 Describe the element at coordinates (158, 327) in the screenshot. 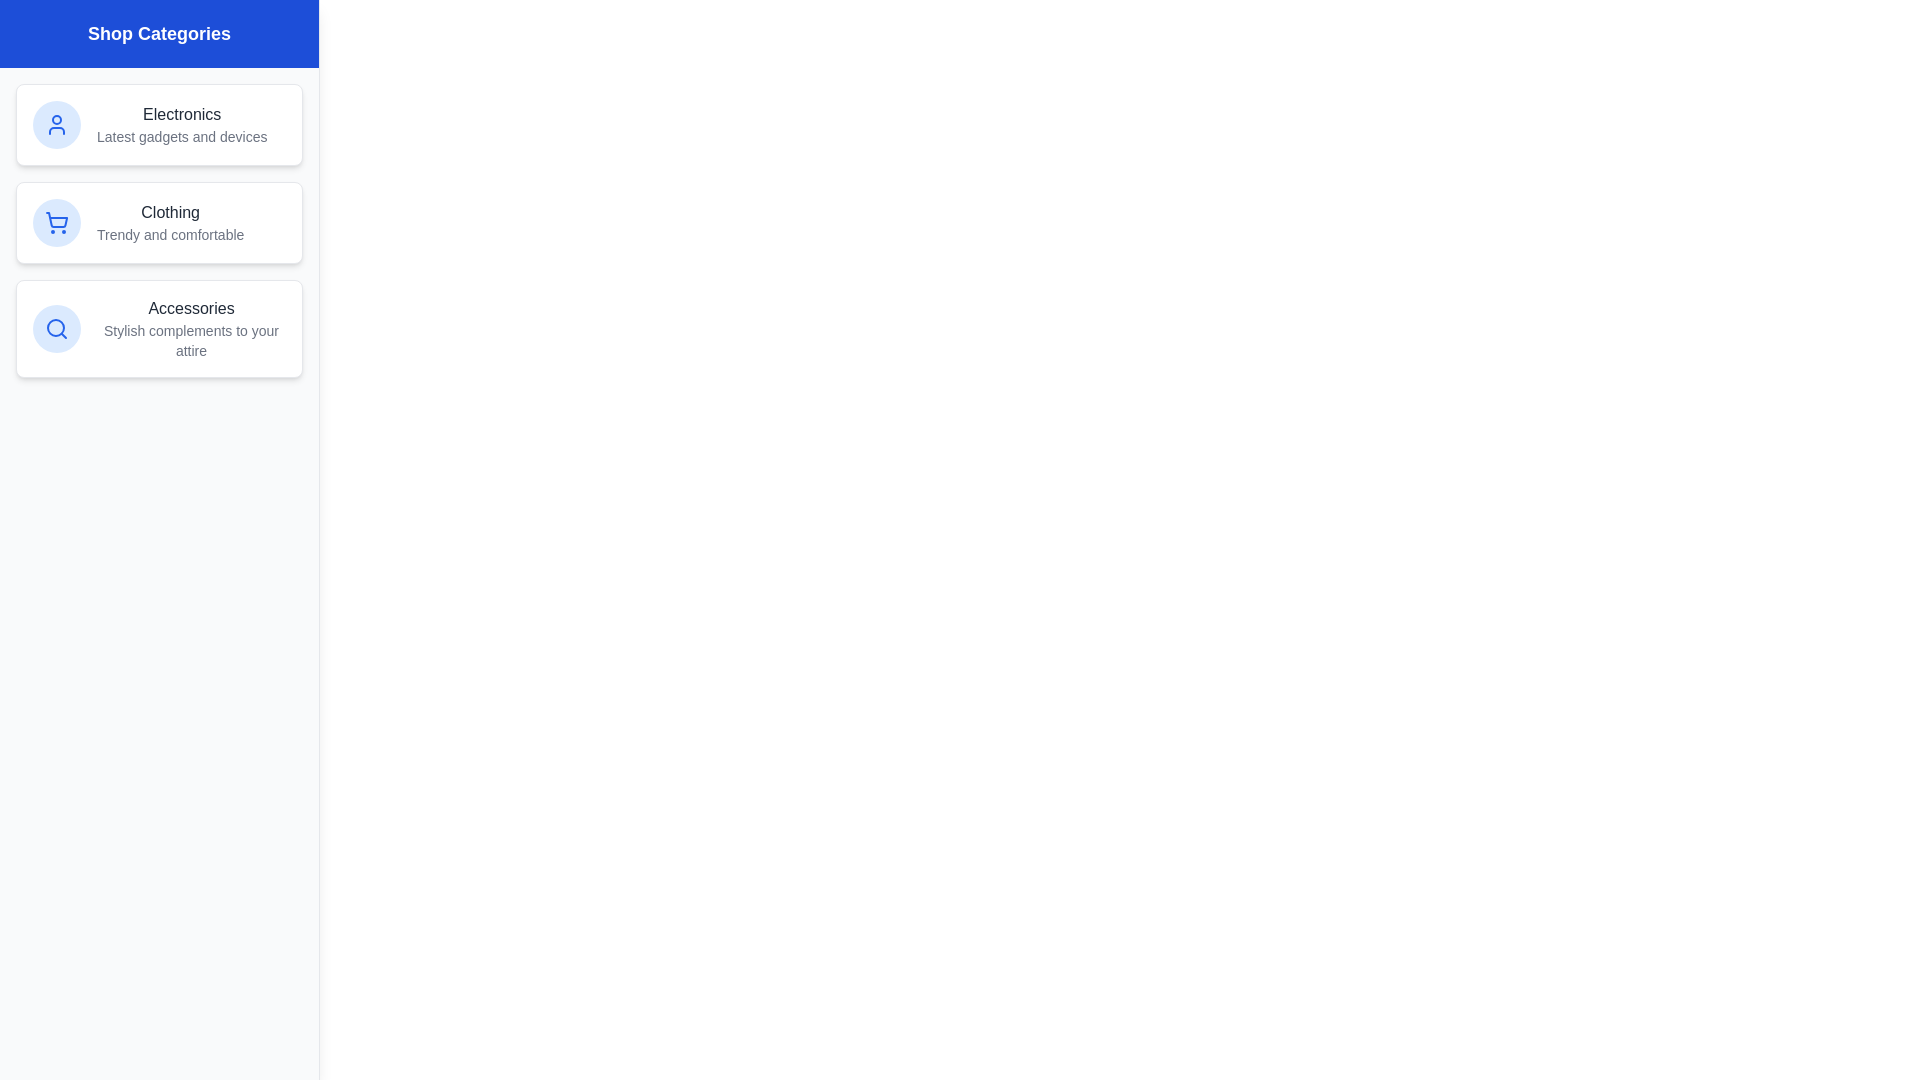

I see `the list item corresponding to Accessories to view its details` at that location.